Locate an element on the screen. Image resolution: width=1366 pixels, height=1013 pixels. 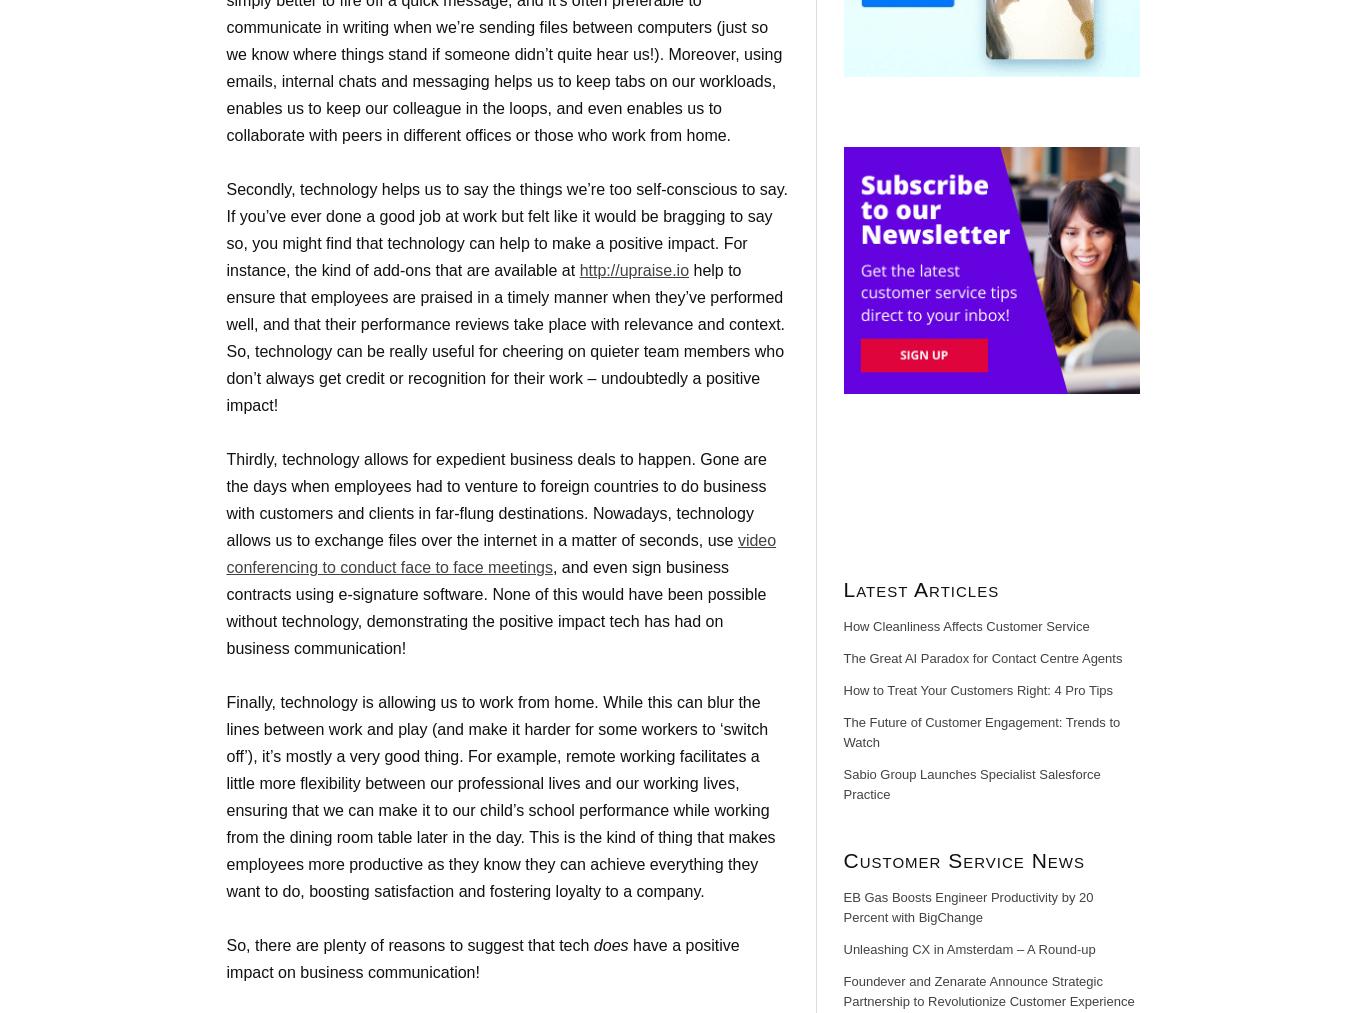
'Finally, technology is allowing us to work from home. While this can blur the lines between work and play (and make it harder for some workers to ‘switch off’), it’s mostly a very good thing. For example, remote working facilitates a little more flexibility between our professional lives and our working lives, ensuring that we can make it to our child’s school performance while working from the dining room table later in the day. This is the kind of thing that makes employees more productive as they know they can achieve everything they want to do, boosting satisfaction and fostering loyalty to a company.' is located at coordinates (500, 797).